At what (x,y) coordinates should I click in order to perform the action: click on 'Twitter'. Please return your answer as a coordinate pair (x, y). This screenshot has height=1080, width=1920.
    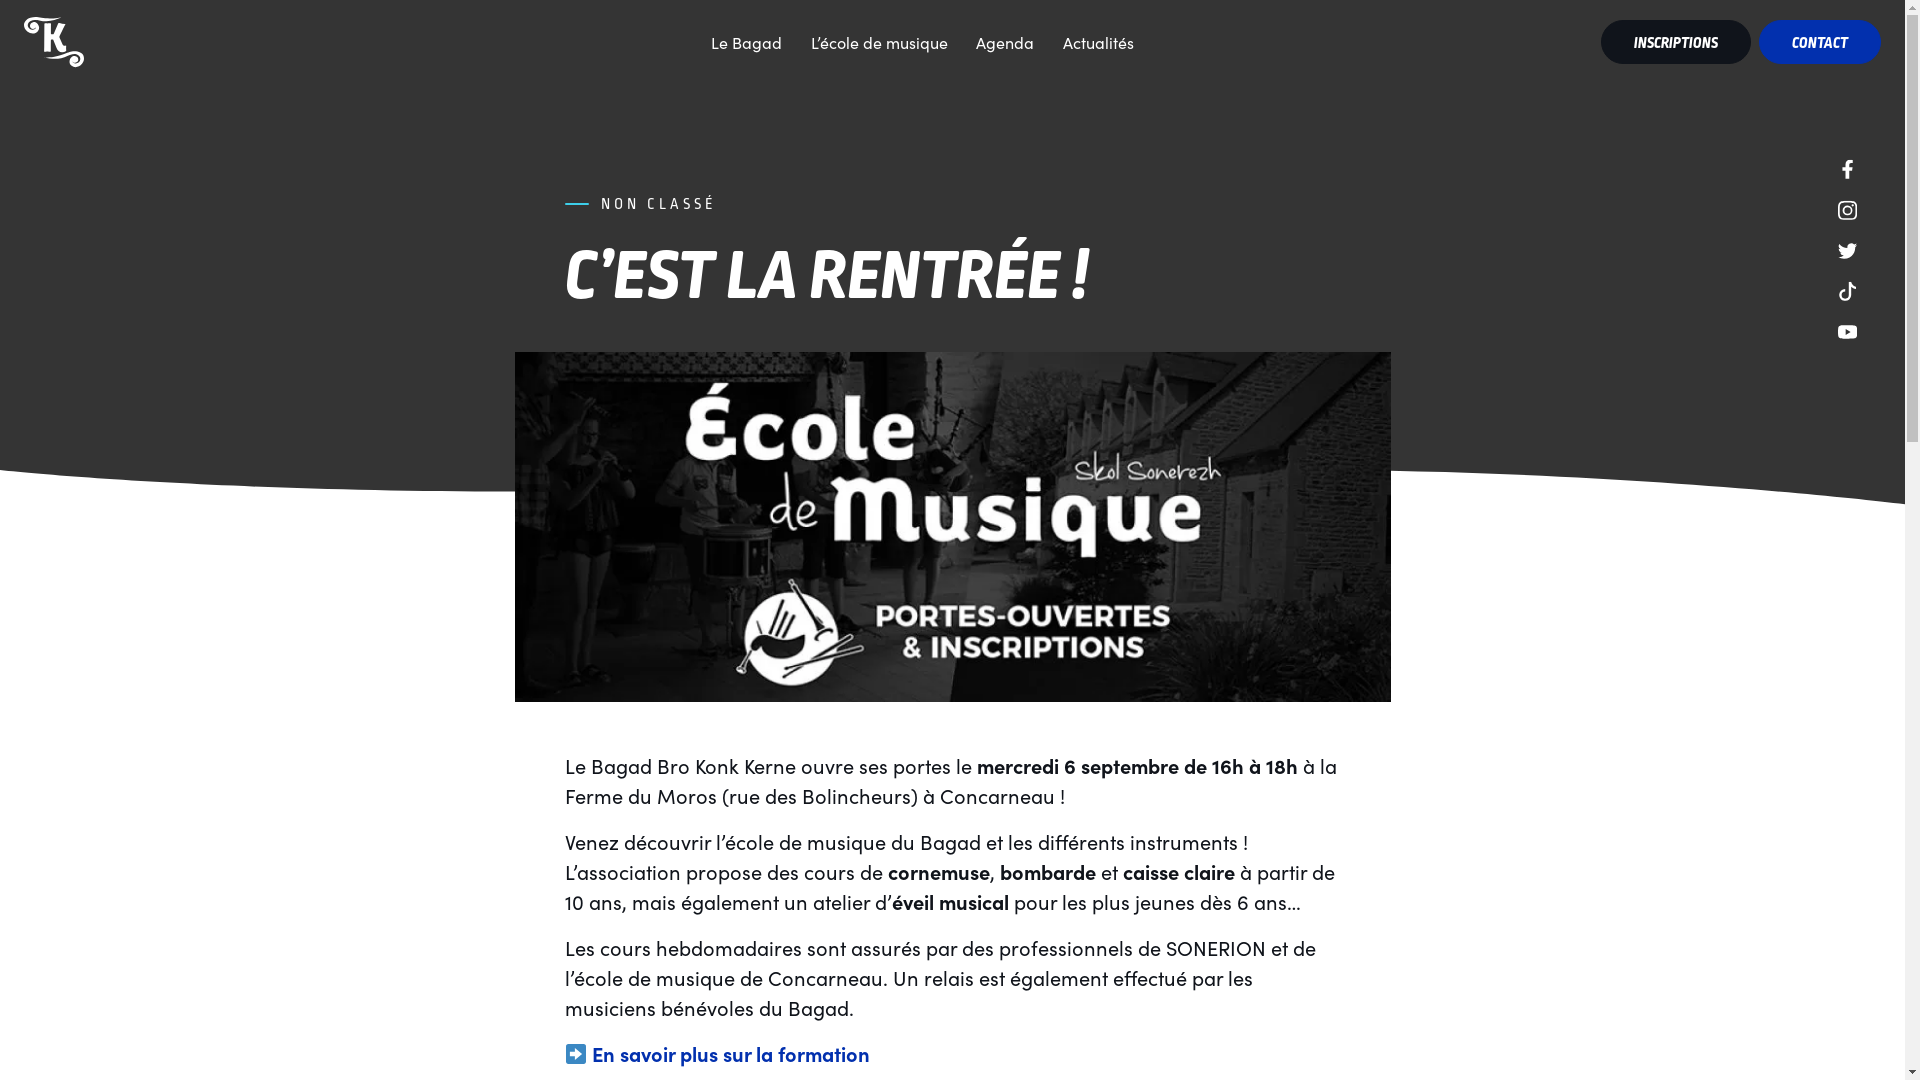
    Looking at the image, I should click on (1846, 247).